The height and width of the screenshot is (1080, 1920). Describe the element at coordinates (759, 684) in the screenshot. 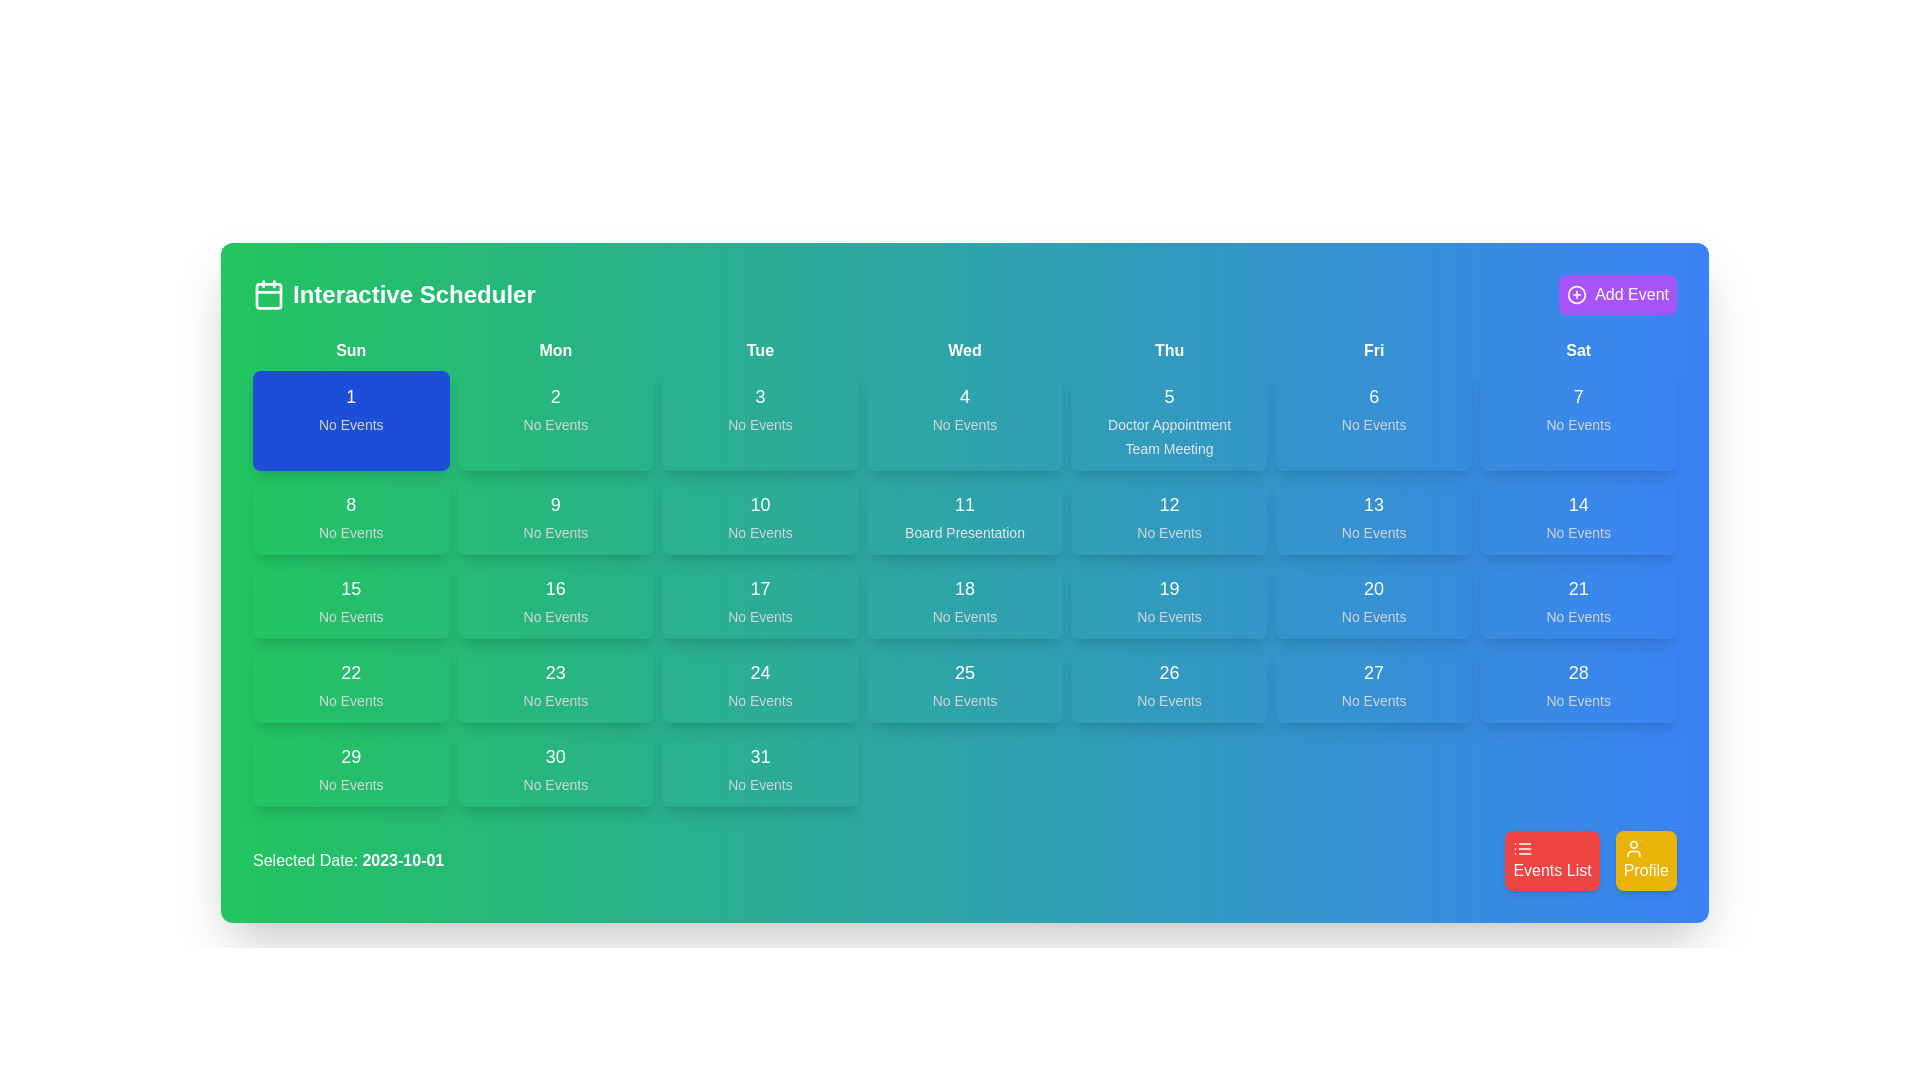

I see `the calendar day cell displaying the date '24'` at that location.